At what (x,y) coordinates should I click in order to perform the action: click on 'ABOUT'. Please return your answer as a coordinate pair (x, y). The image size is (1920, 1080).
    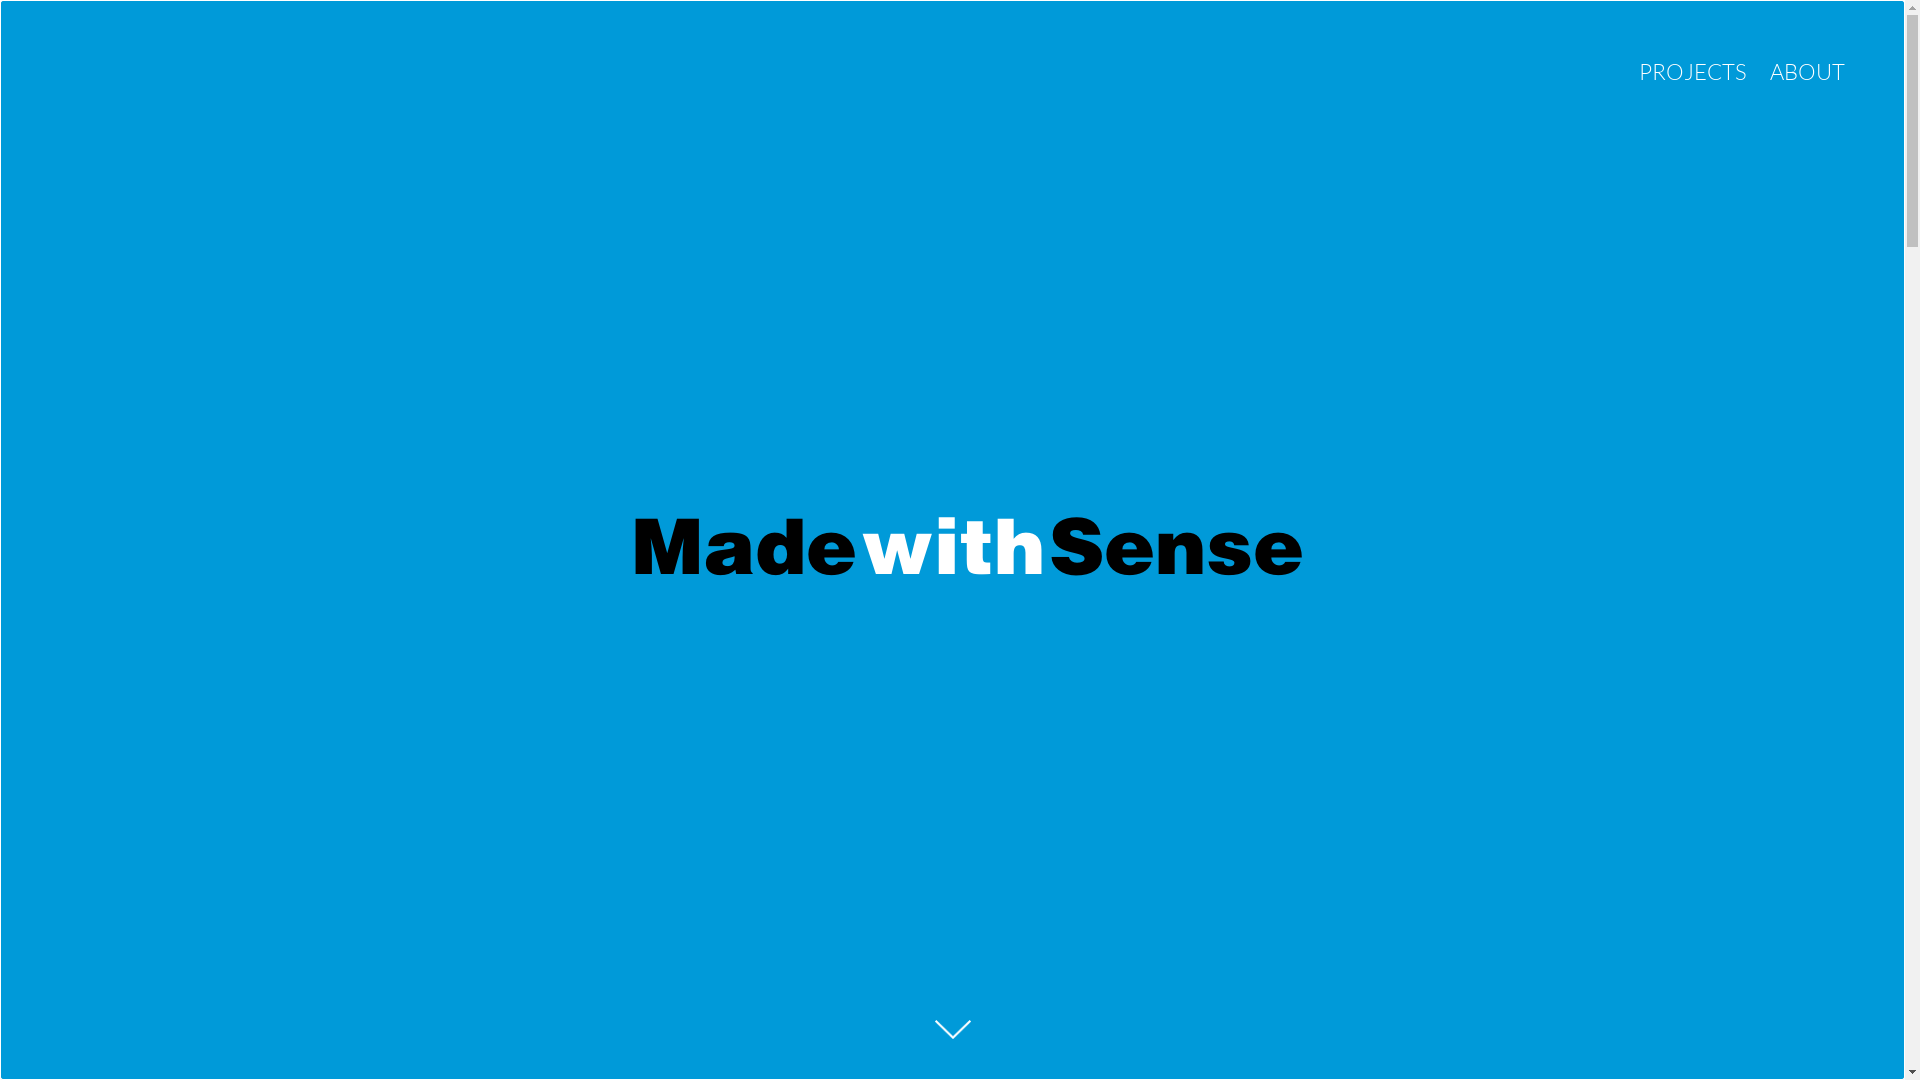
    Looking at the image, I should click on (1770, 70).